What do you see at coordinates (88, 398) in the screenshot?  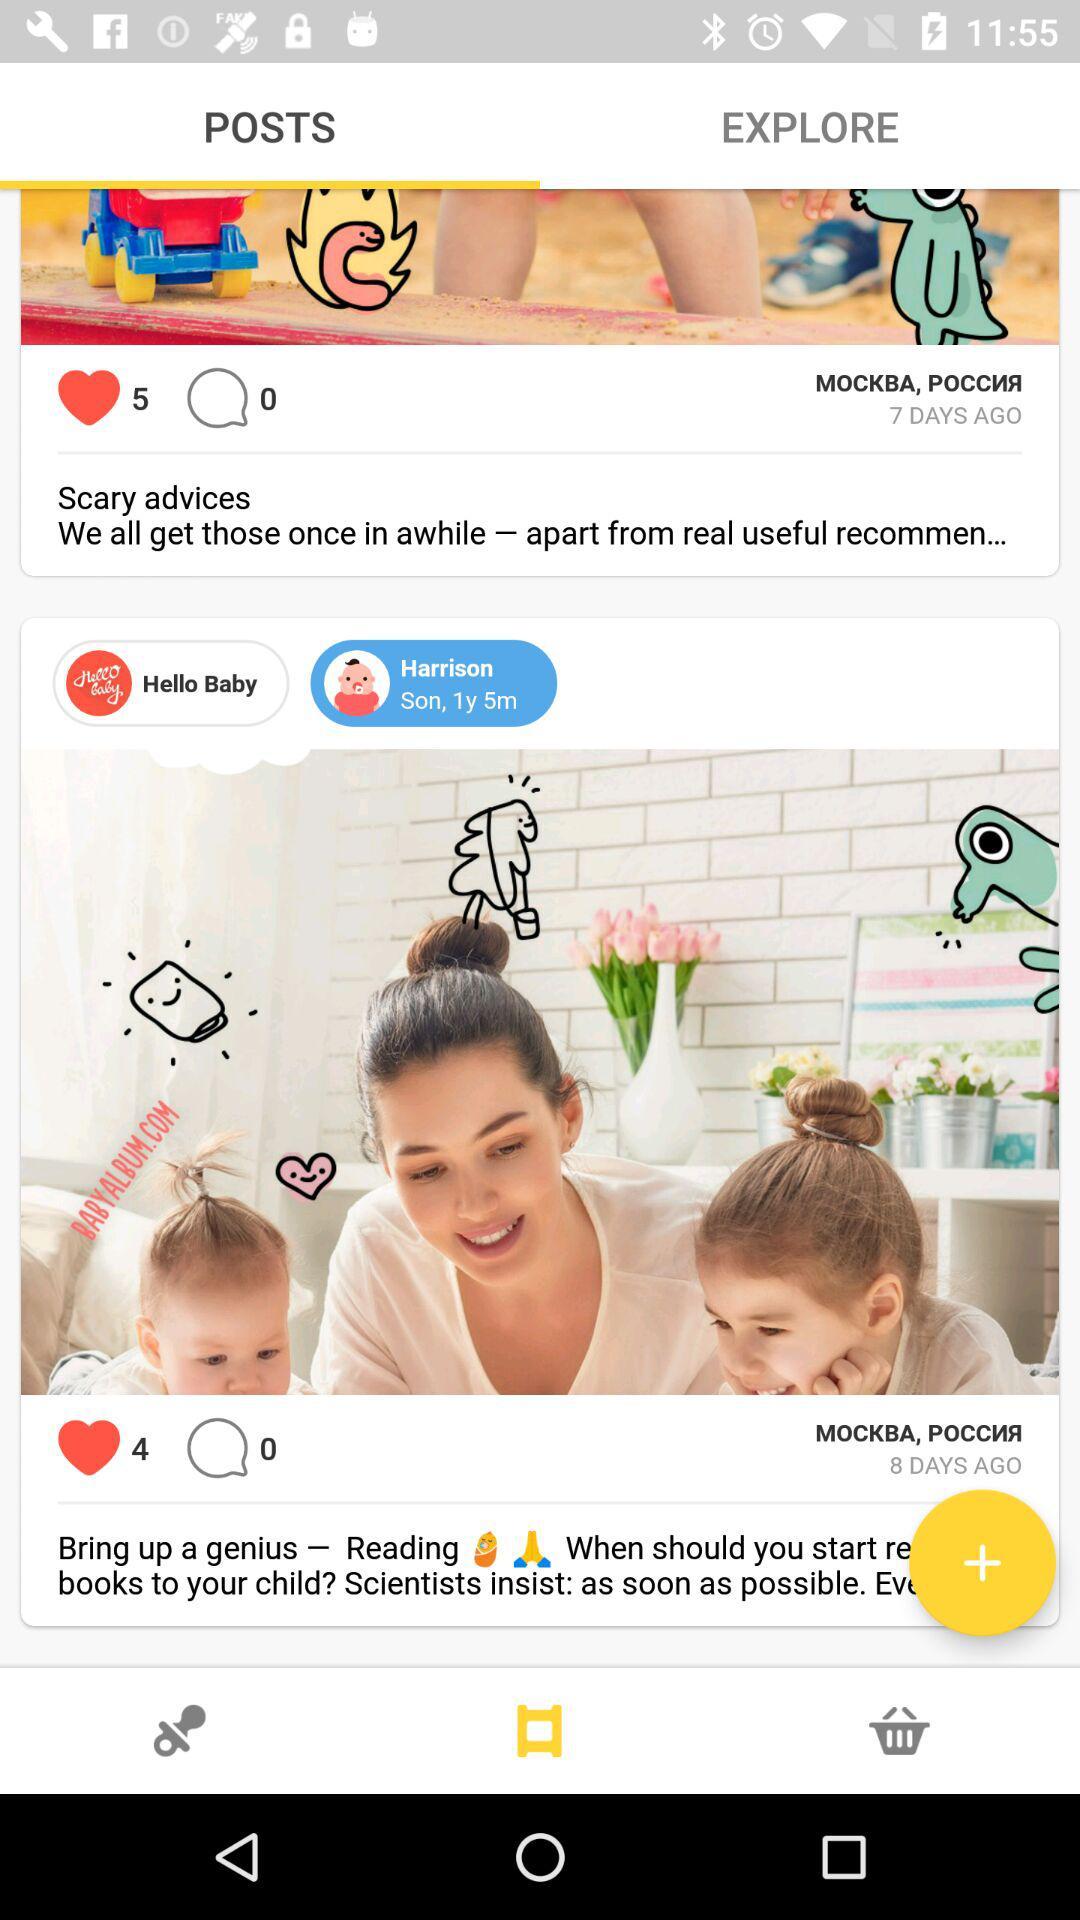 I see `indicates number of hearts previously selected` at bounding box center [88, 398].